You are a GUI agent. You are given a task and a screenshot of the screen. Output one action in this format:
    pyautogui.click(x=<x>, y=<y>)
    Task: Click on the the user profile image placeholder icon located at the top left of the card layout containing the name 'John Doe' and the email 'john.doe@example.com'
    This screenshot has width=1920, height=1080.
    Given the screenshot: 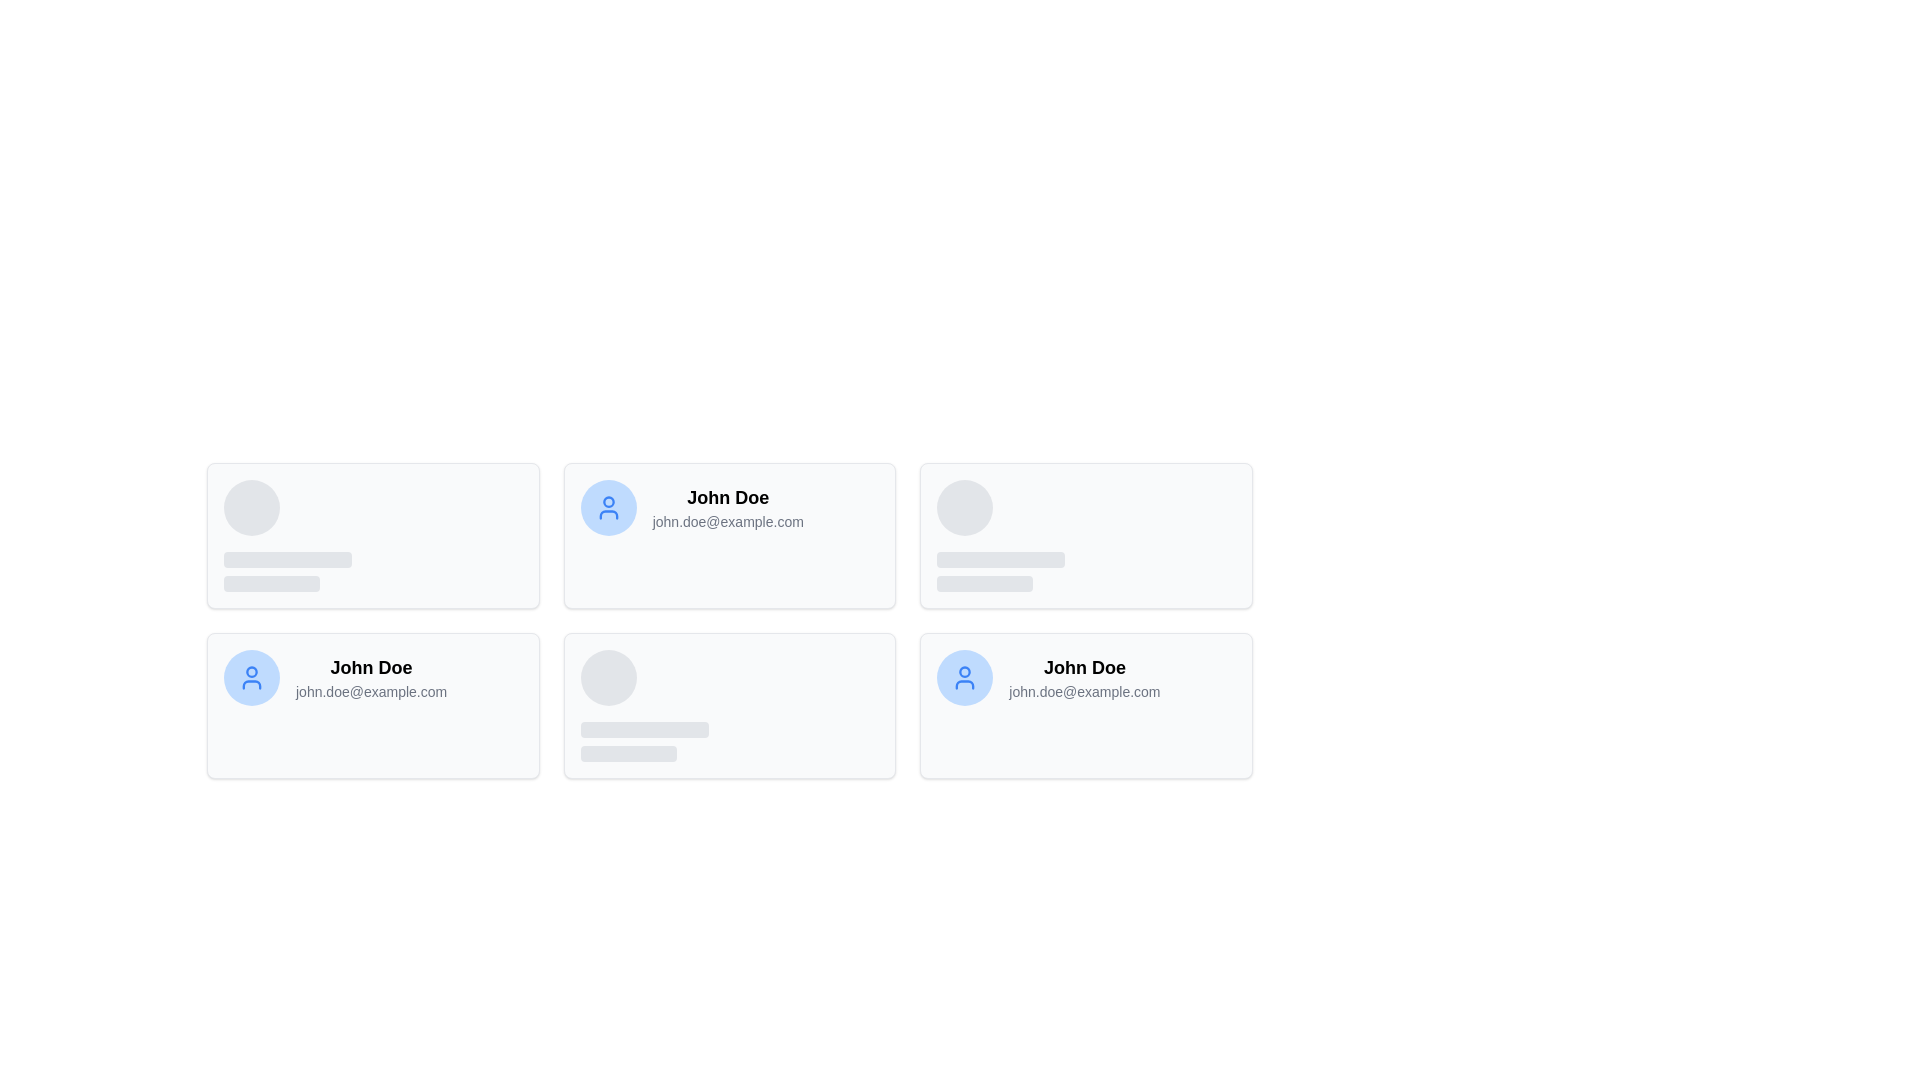 What is the action you would take?
    pyautogui.click(x=965, y=677)
    